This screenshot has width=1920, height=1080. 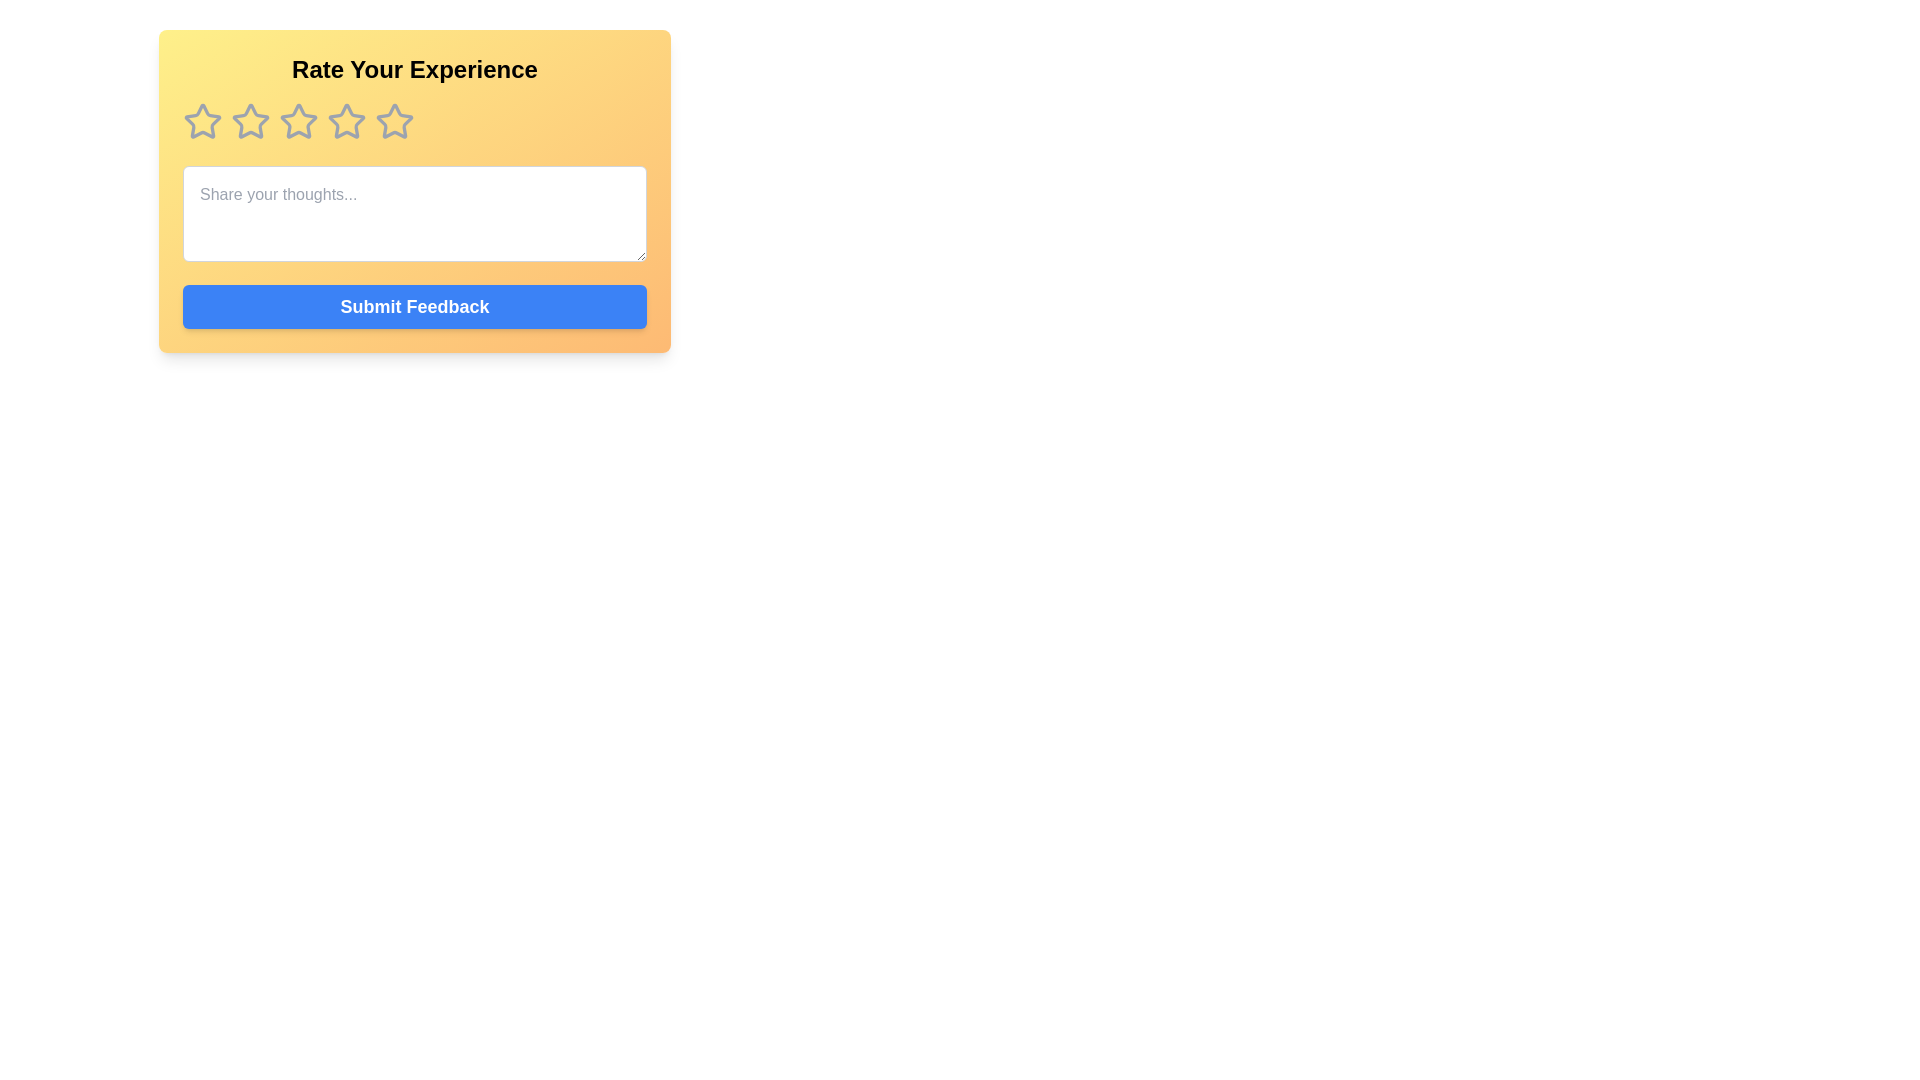 What do you see at coordinates (345, 120) in the screenshot?
I see `the third star icon in the rating system` at bounding box center [345, 120].